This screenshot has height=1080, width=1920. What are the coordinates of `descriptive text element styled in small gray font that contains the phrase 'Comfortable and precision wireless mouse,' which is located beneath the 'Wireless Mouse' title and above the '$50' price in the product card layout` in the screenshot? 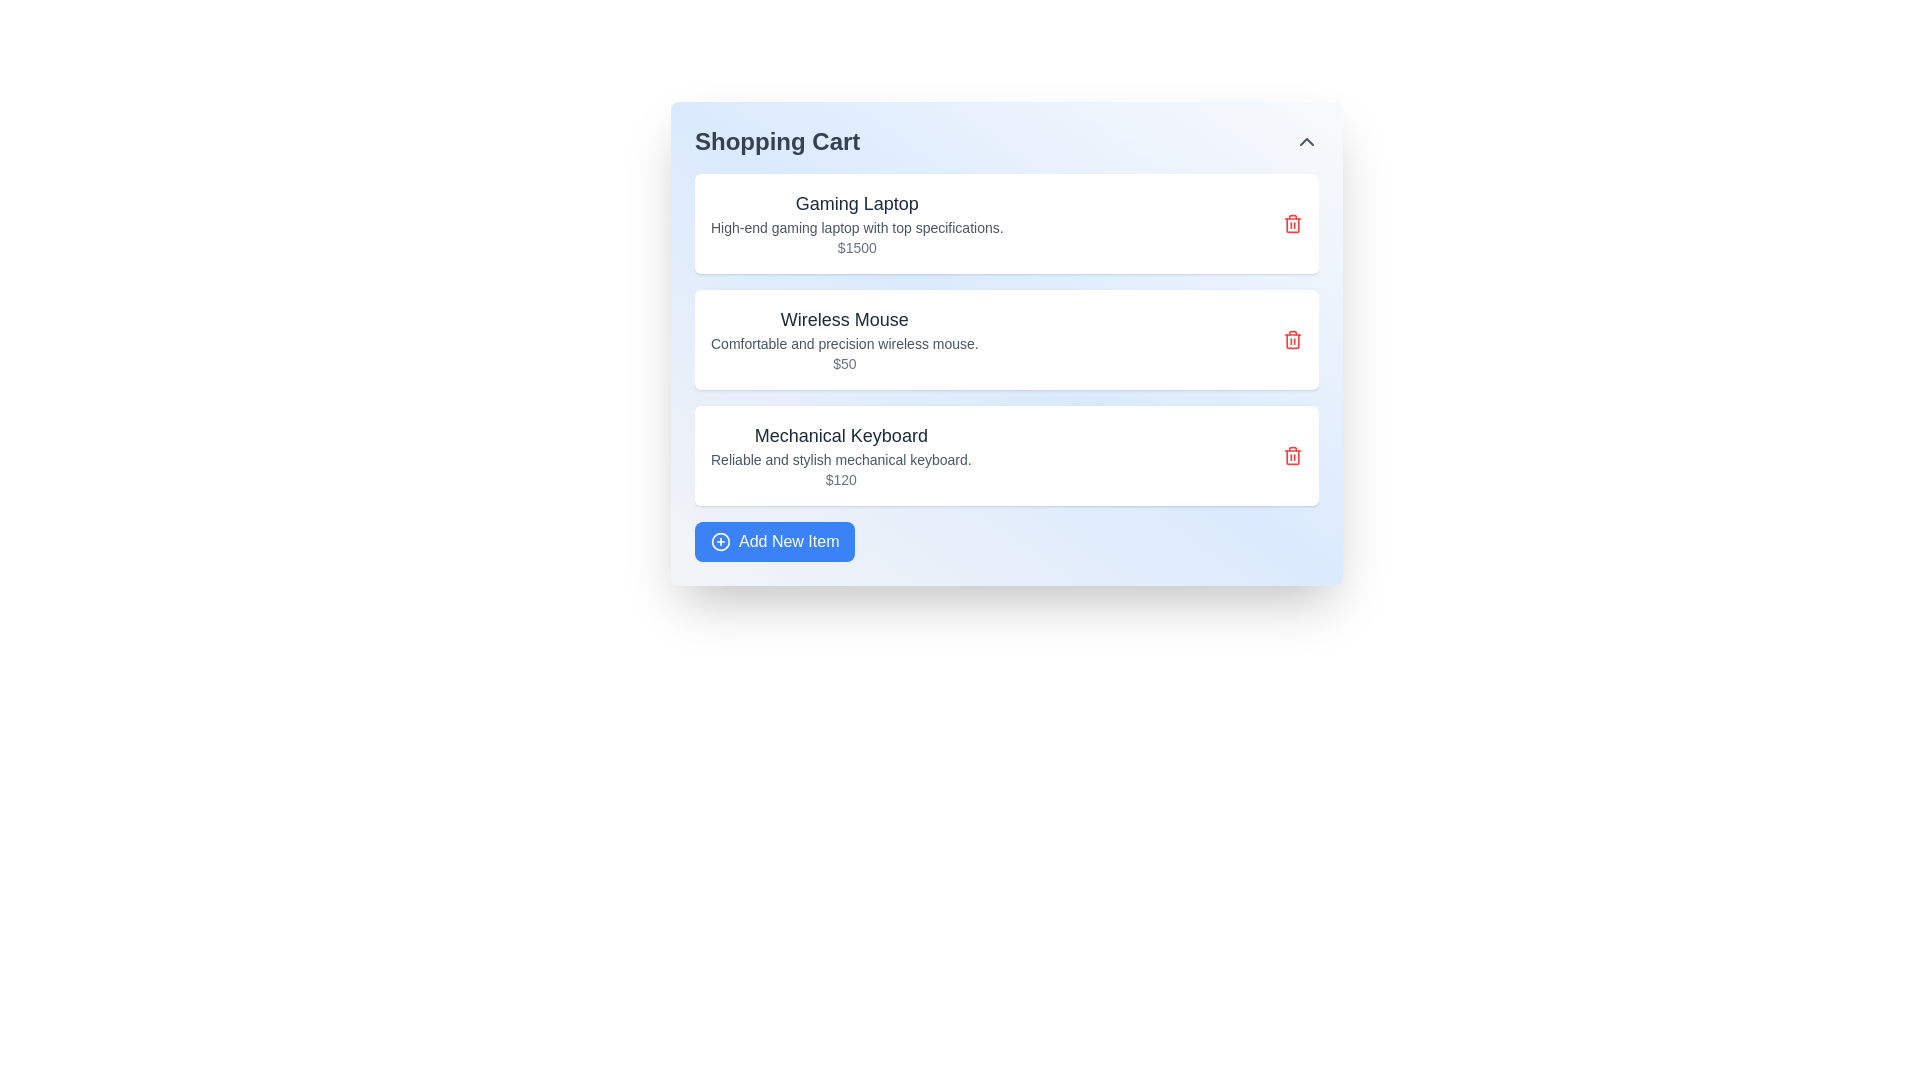 It's located at (844, 342).